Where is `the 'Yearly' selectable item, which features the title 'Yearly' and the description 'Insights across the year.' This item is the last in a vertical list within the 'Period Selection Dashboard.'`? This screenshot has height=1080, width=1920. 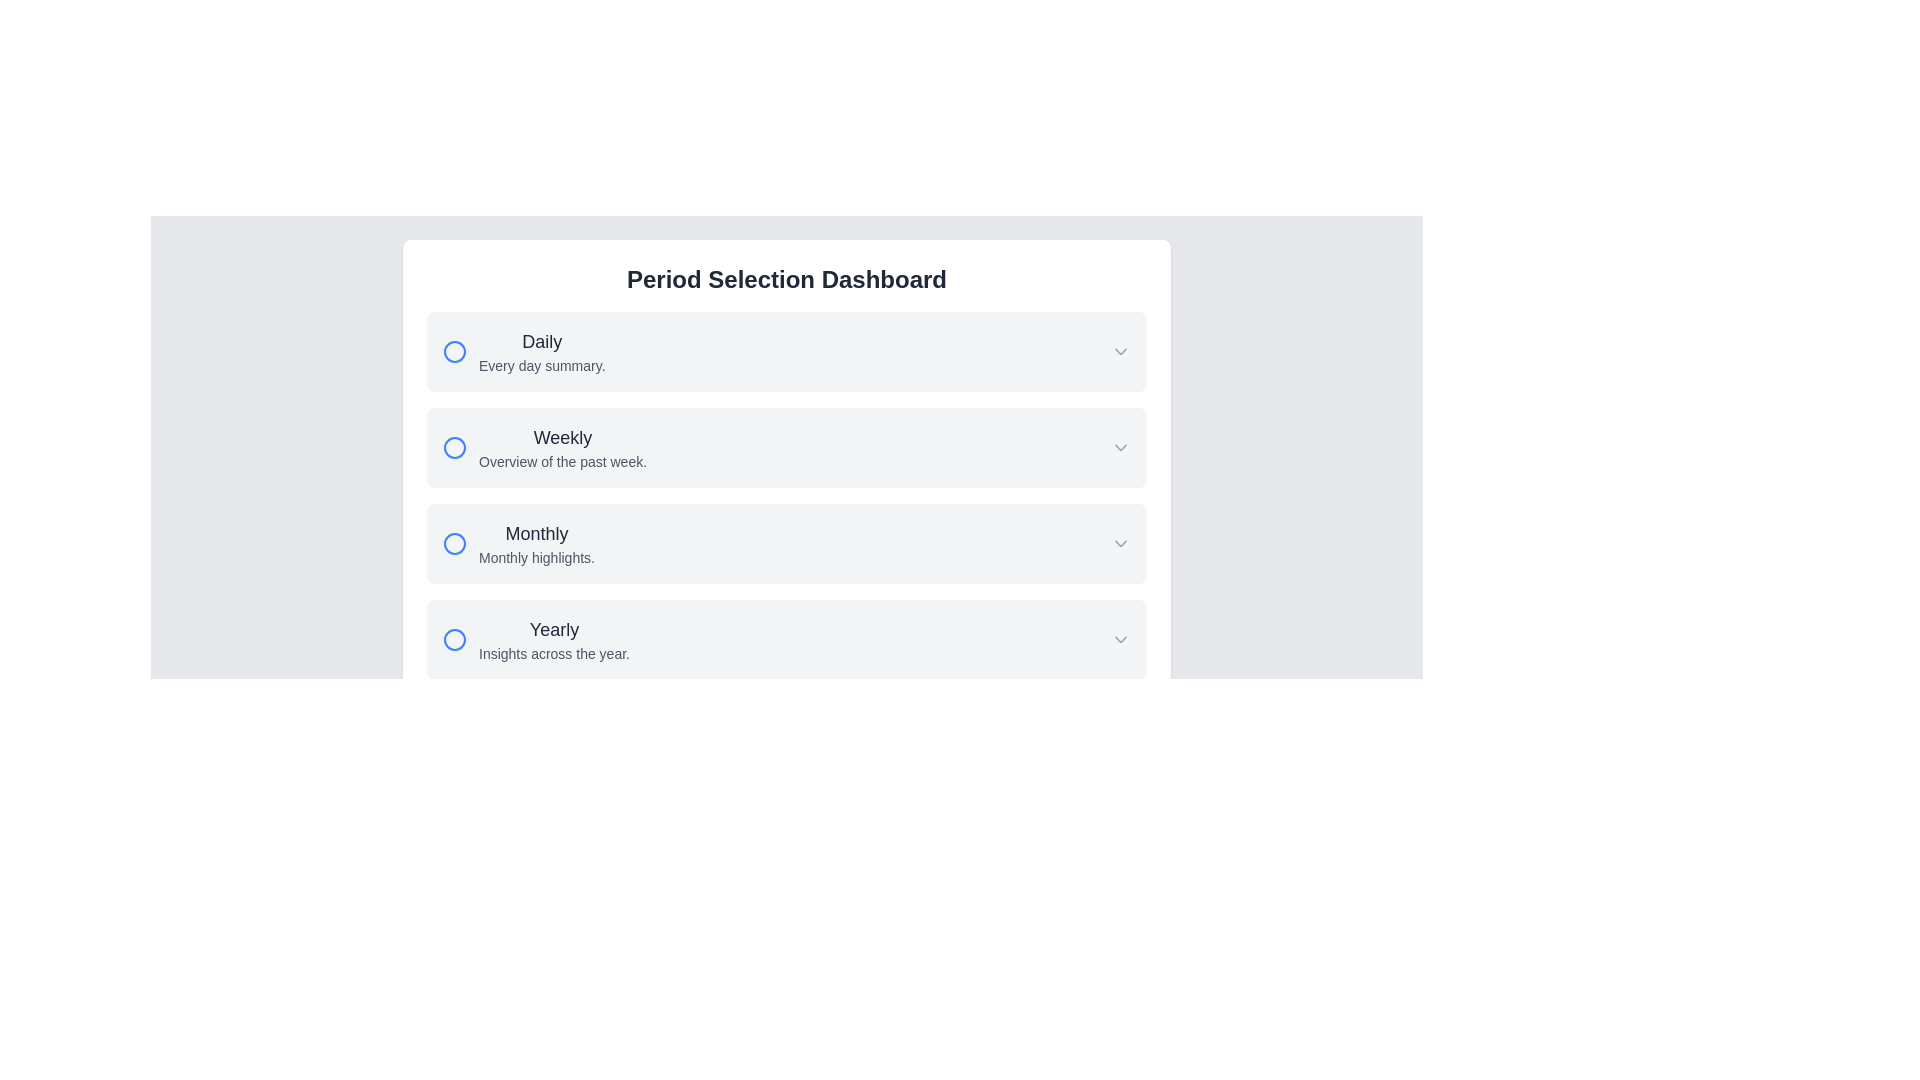 the 'Yearly' selectable item, which features the title 'Yearly' and the description 'Insights across the year.' This item is the last in a vertical list within the 'Period Selection Dashboard.' is located at coordinates (536, 640).